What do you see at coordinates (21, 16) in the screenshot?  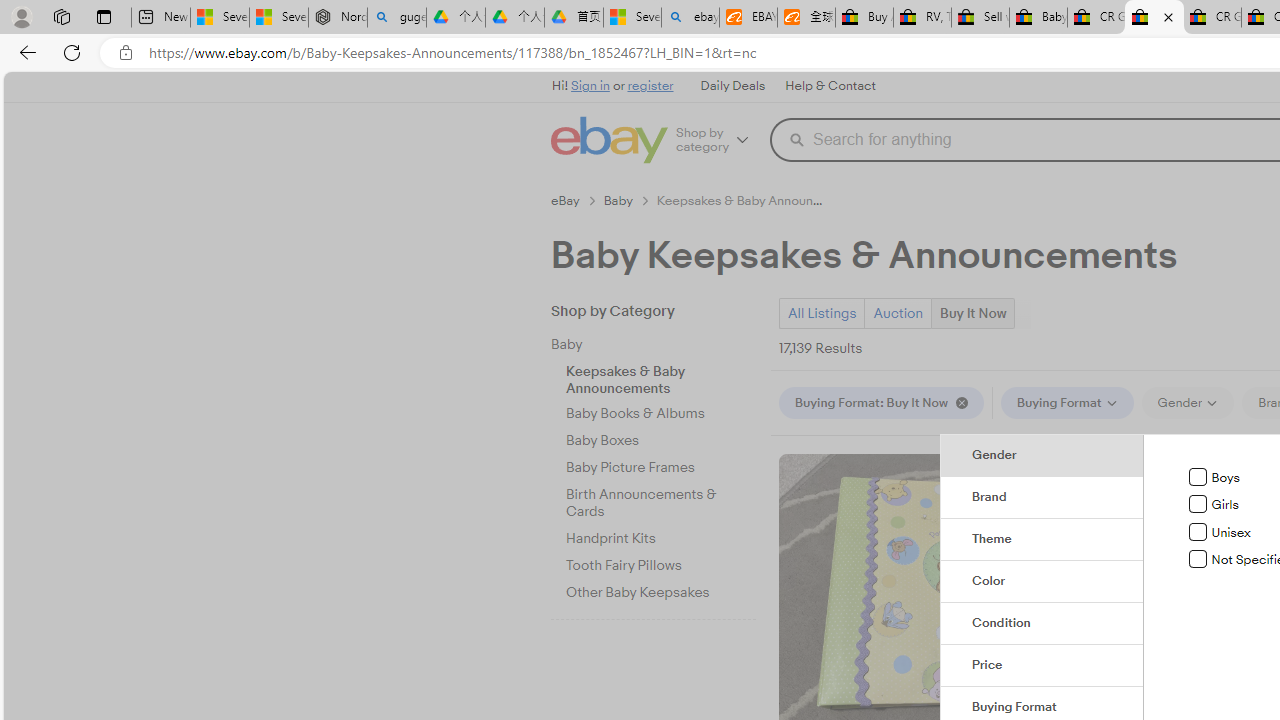 I see `'Personal Profile'` at bounding box center [21, 16].